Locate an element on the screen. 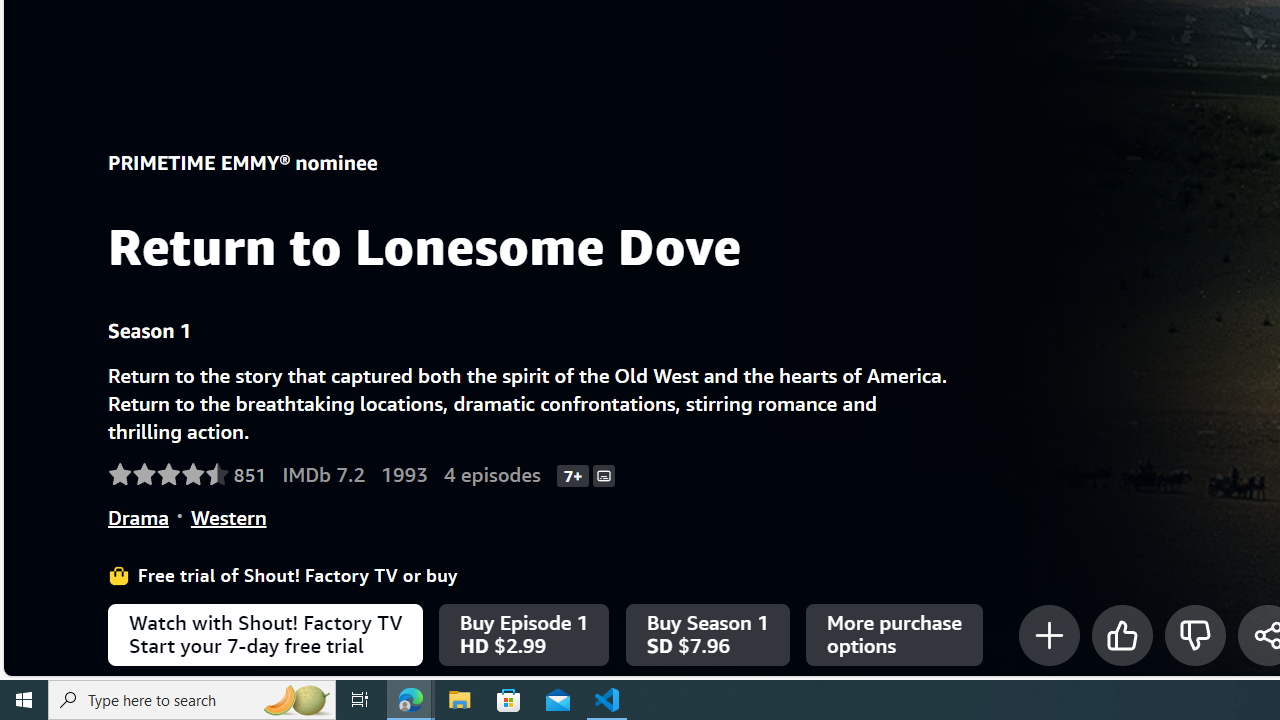 The image size is (1280, 720). 'Buy Episode 1 HD $2.99' is located at coordinates (524, 635).